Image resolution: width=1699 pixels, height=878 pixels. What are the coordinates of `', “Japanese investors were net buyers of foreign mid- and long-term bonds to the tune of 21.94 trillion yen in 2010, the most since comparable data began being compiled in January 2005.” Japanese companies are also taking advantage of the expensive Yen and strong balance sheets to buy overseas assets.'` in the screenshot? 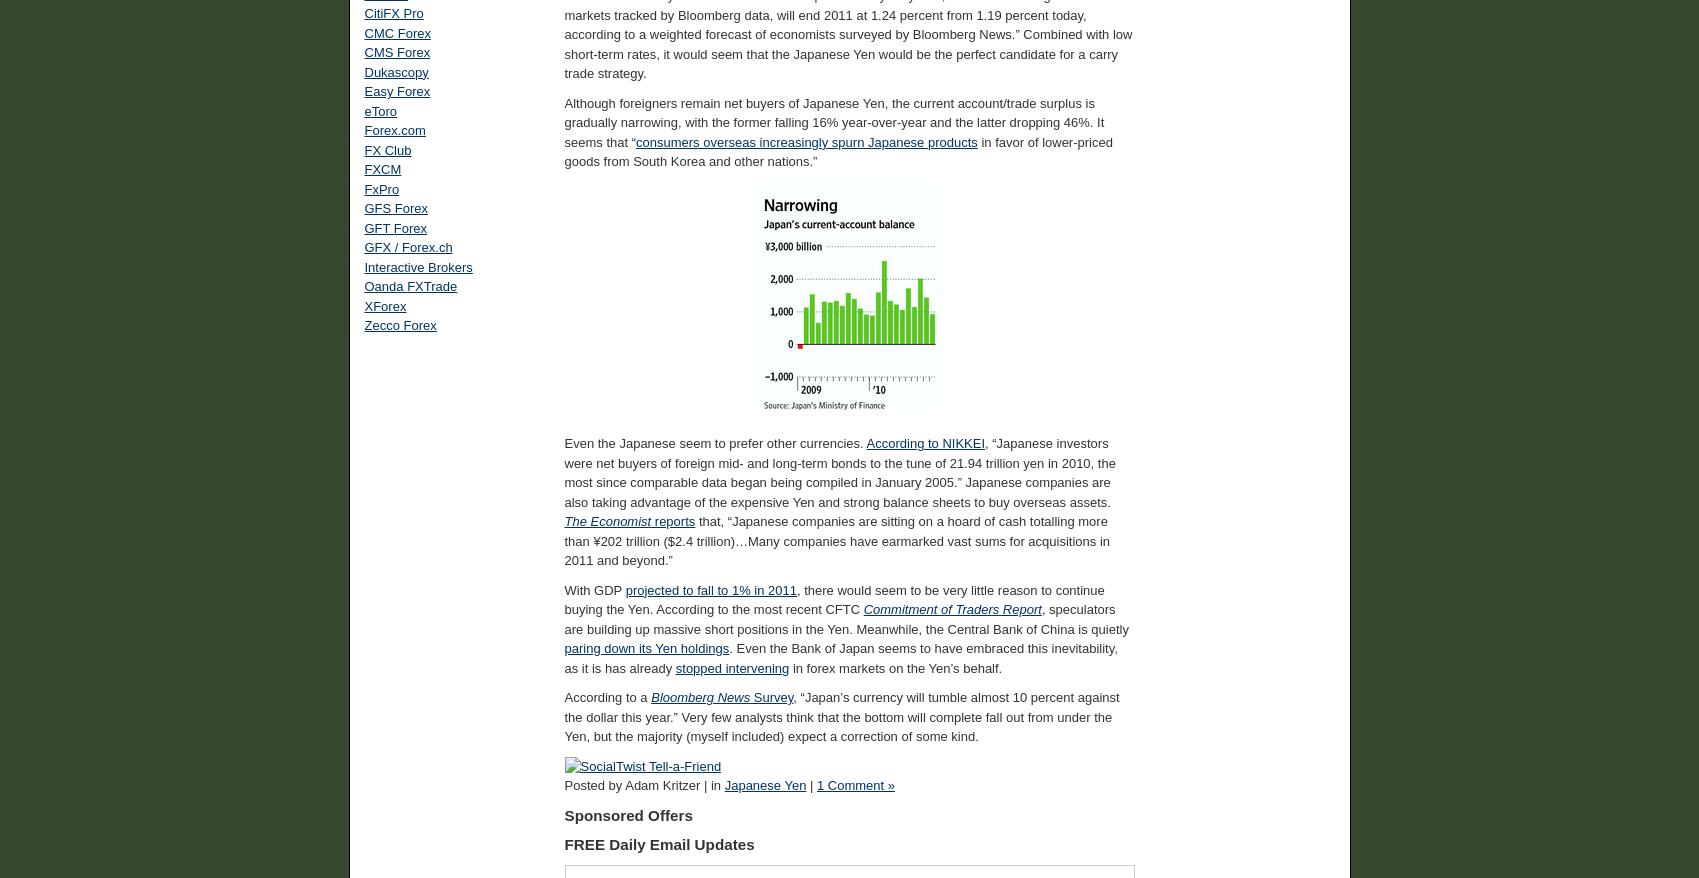 It's located at (839, 471).